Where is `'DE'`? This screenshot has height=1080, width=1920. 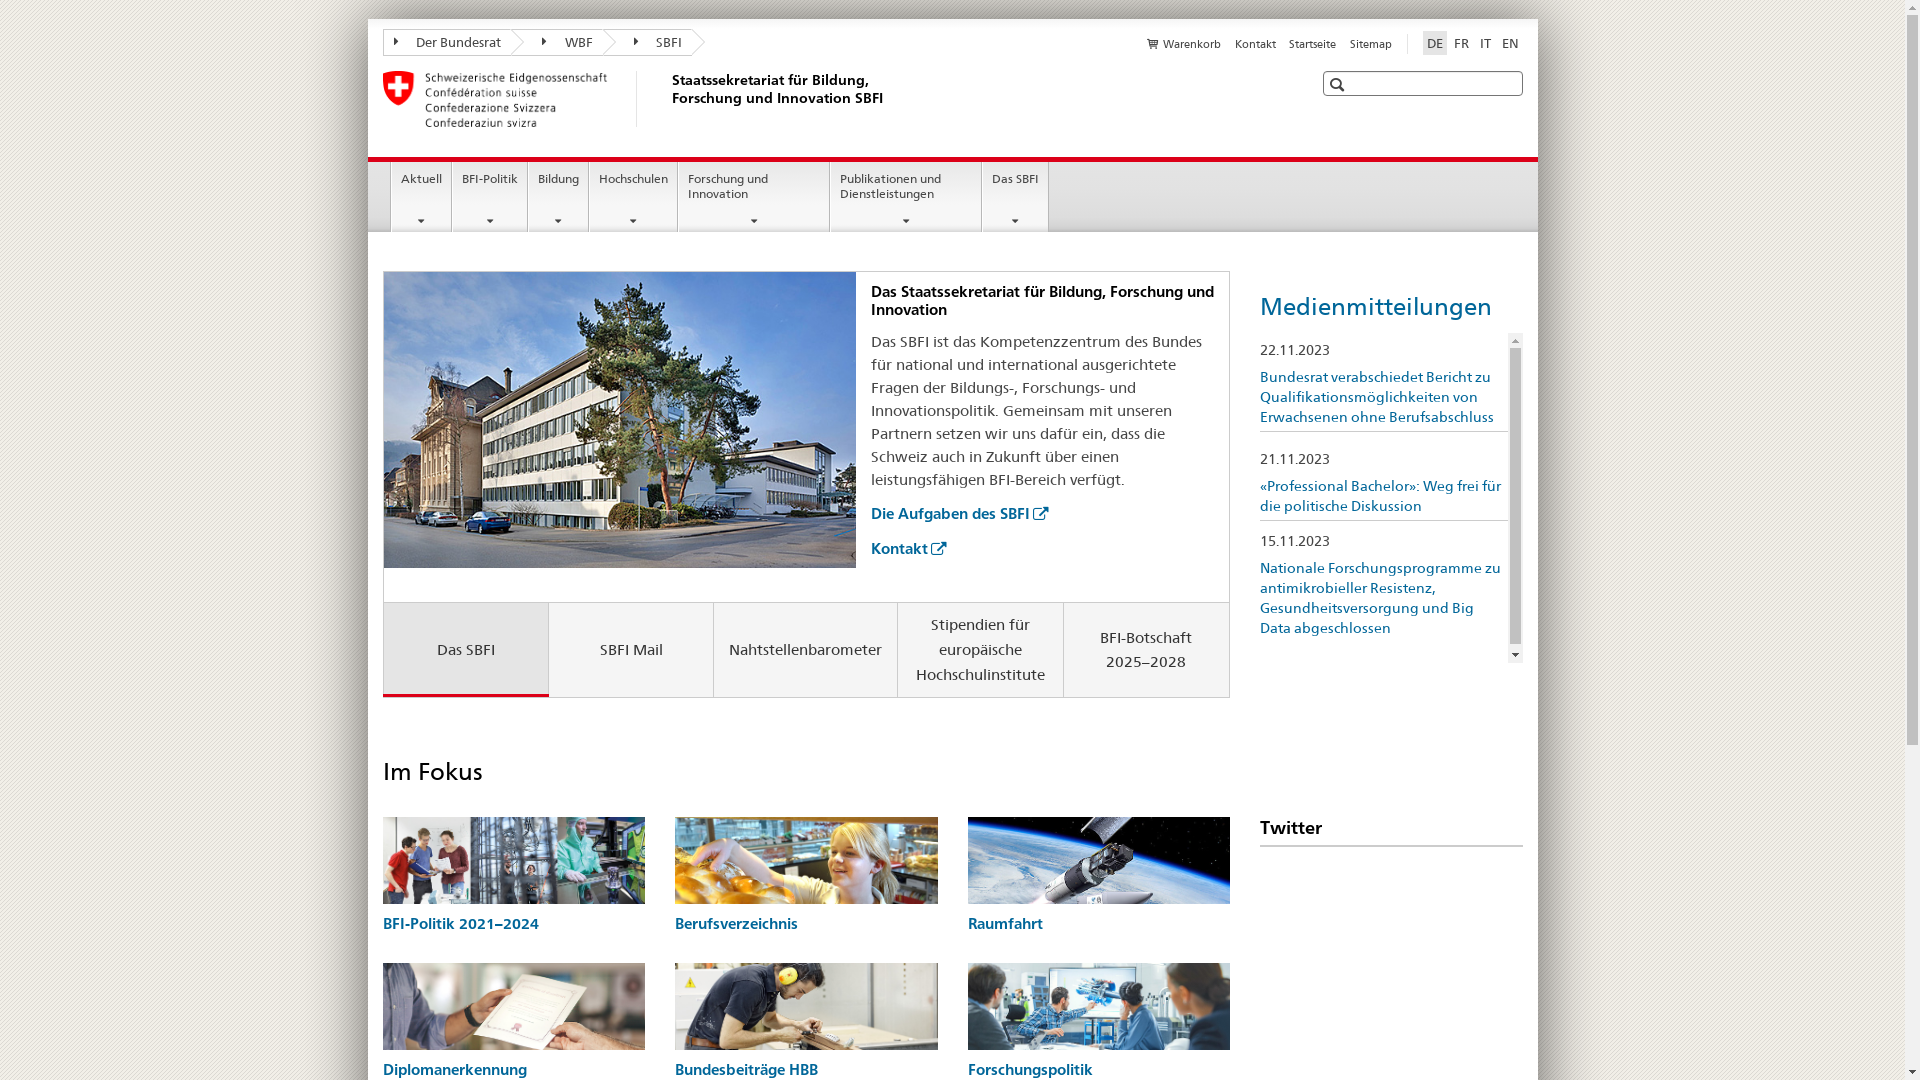
'DE' is located at coordinates (1433, 42).